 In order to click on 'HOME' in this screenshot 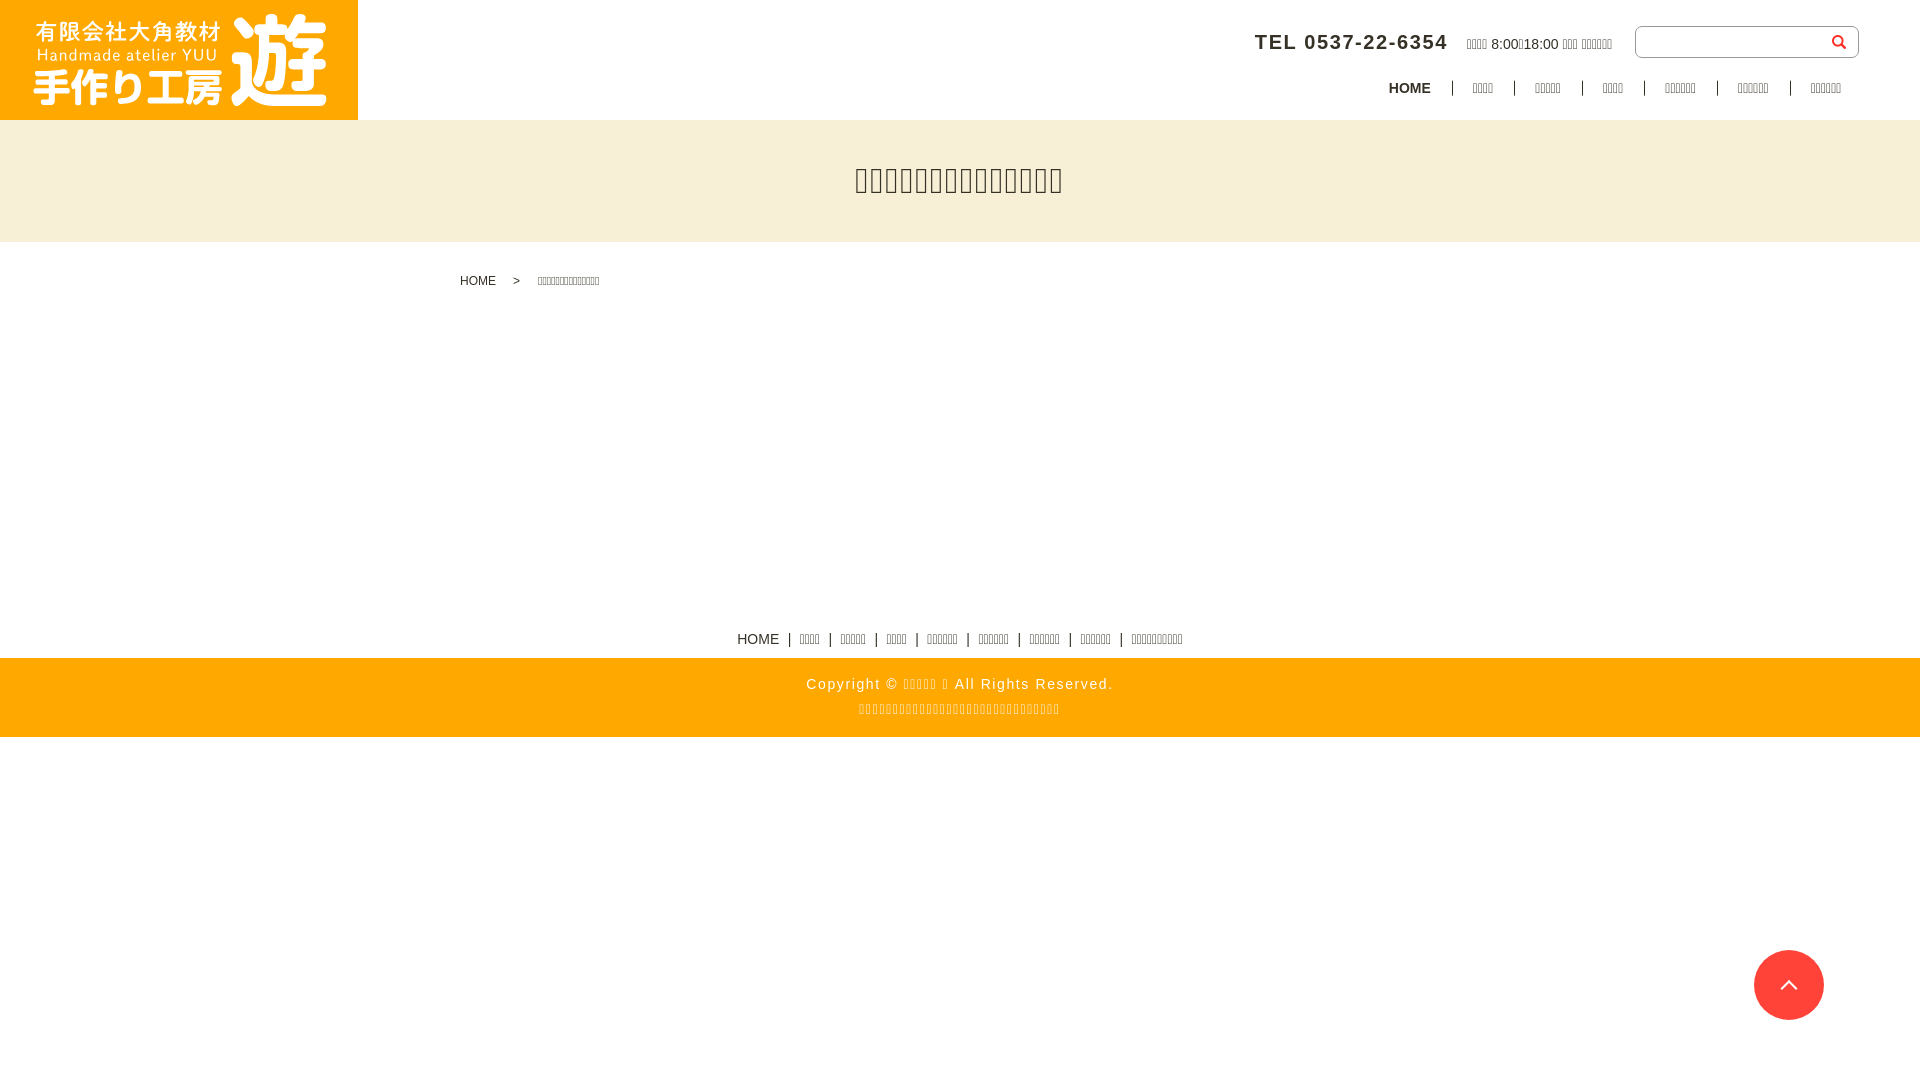, I will do `click(477, 281)`.